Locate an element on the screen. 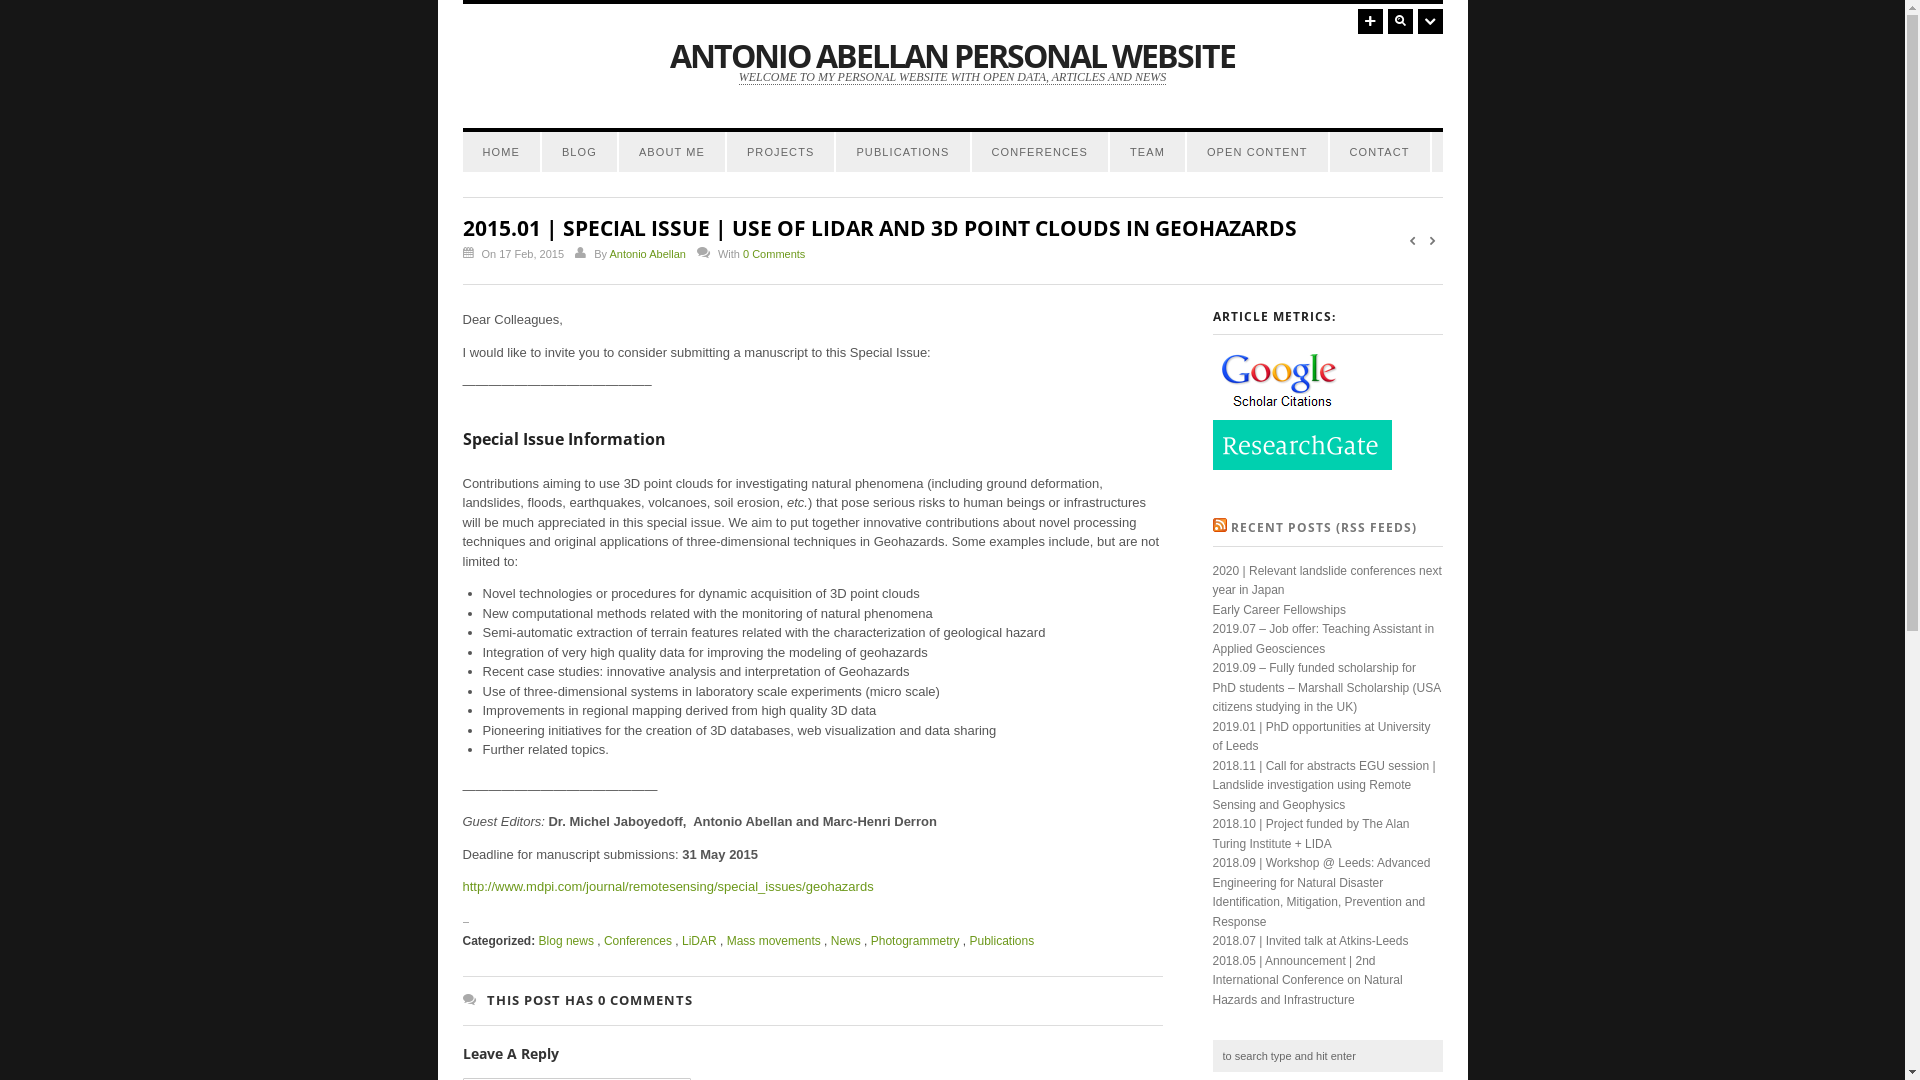 Image resolution: width=1920 pixels, height=1080 pixels. 'HOME' is located at coordinates (500, 150).